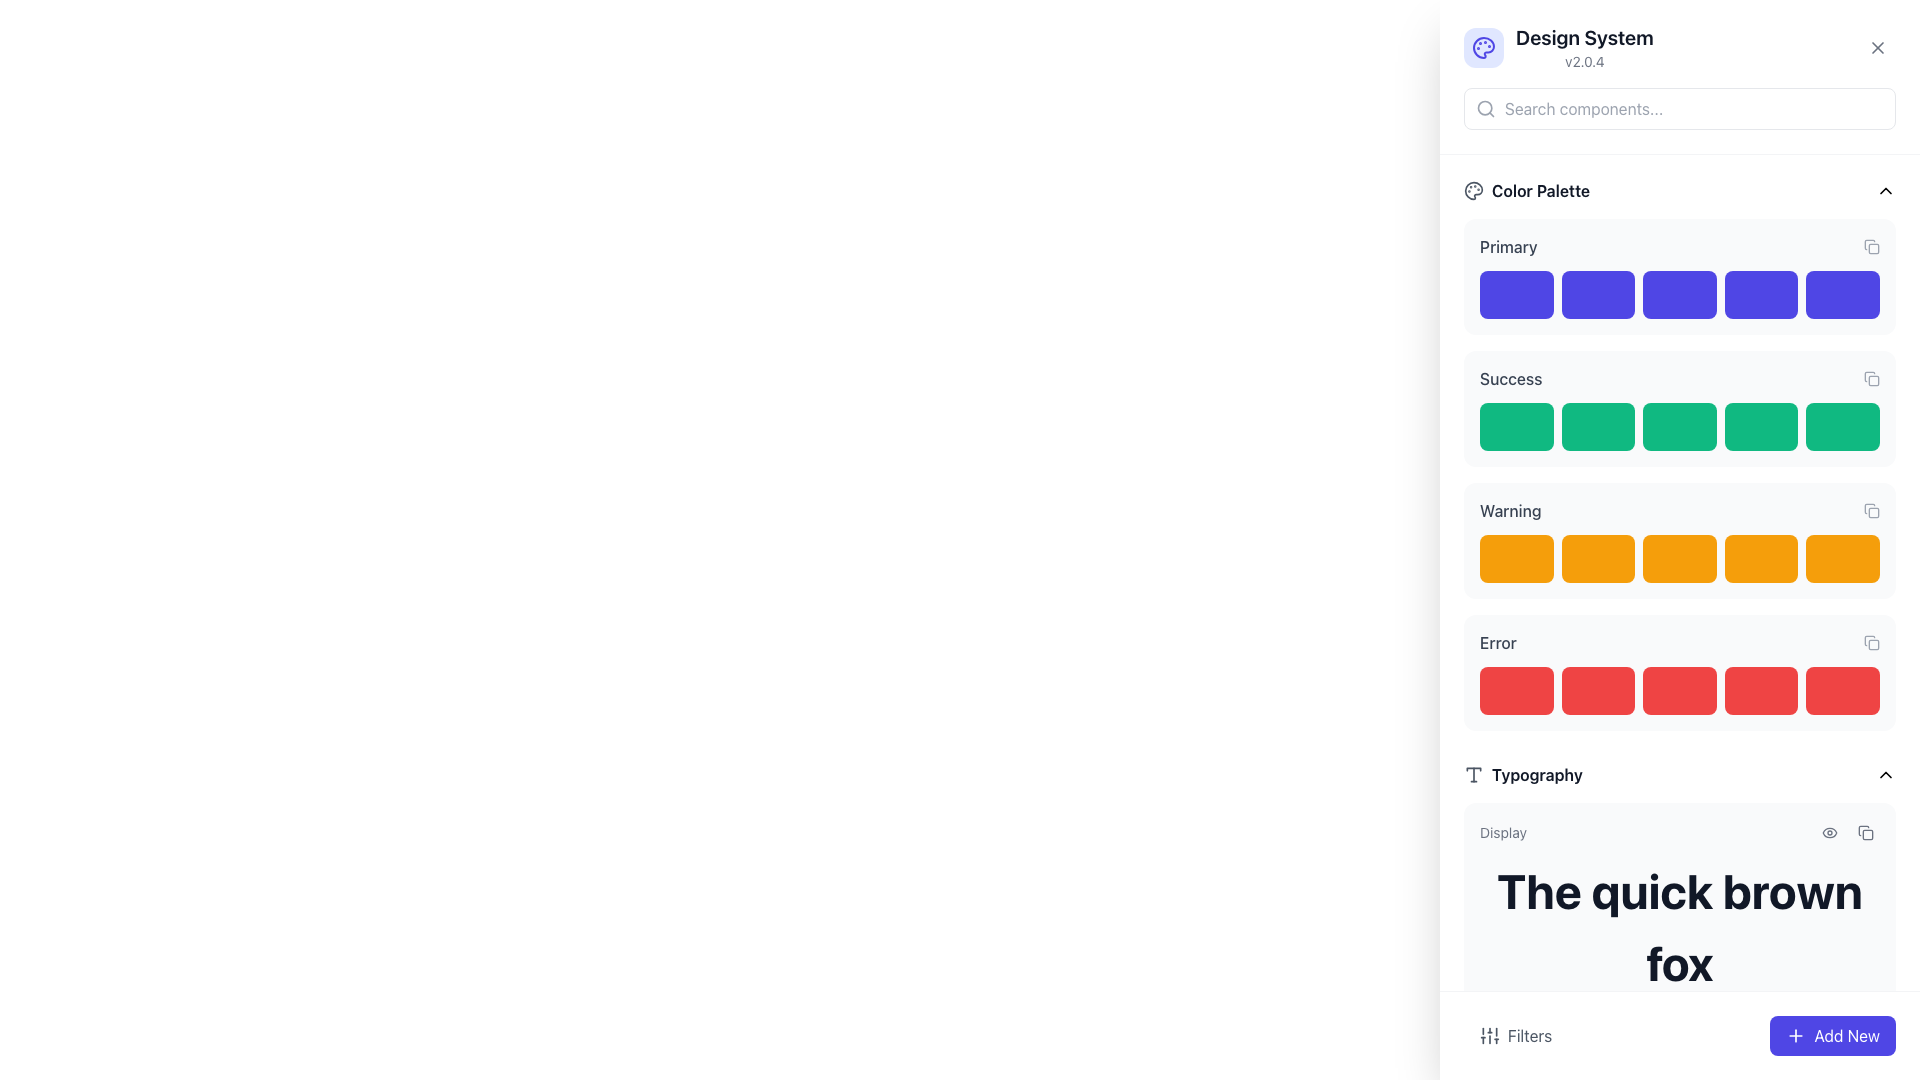 The height and width of the screenshot is (1080, 1920). I want to click on the 'Success' text label located in the 'Color Palette' section, which is positioned above a row of green color swatches, so click(1511, 378).